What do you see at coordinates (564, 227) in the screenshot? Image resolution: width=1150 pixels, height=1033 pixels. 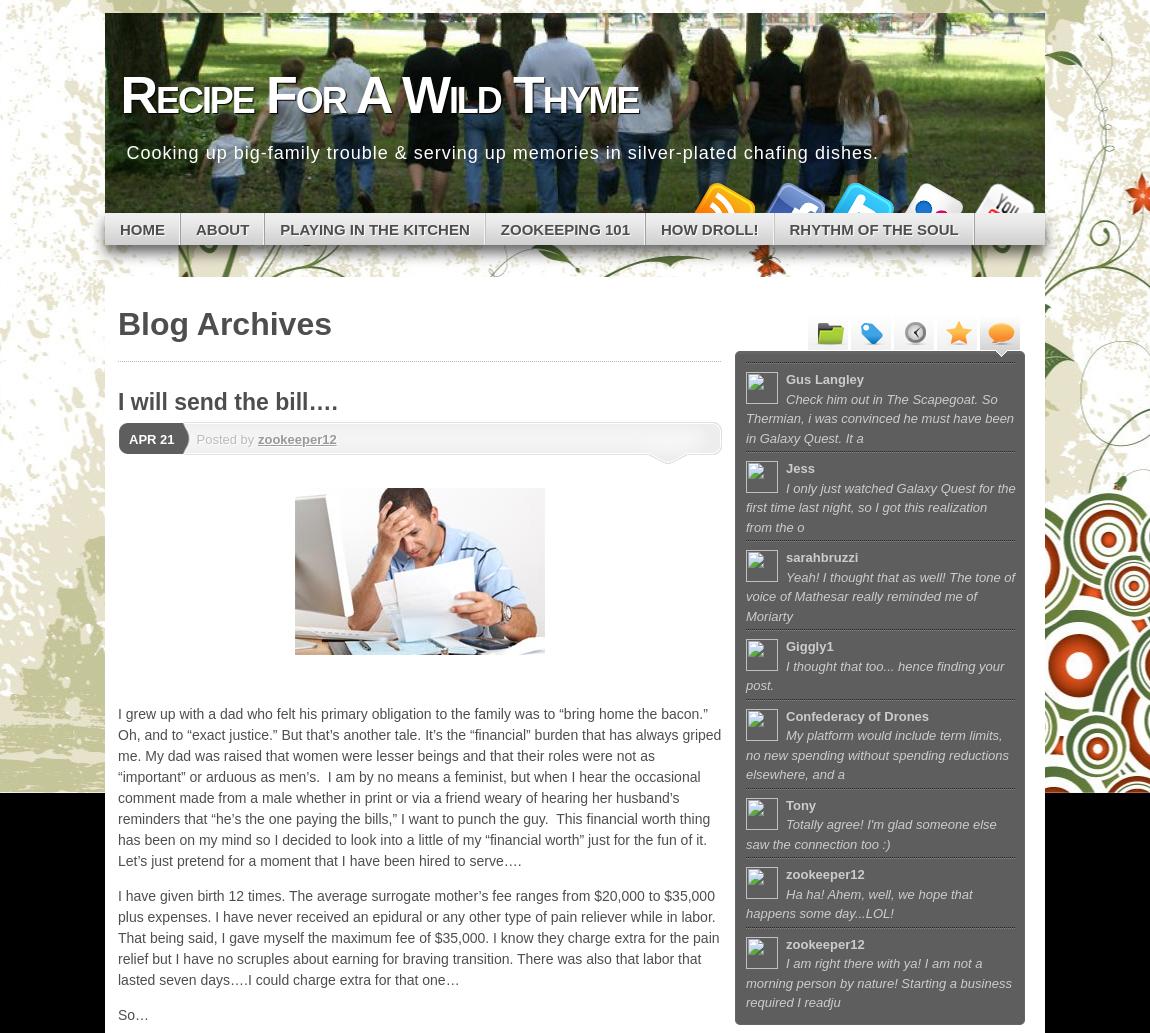 I see `'Zookeeping 101'` at bounding box center [564, 227].